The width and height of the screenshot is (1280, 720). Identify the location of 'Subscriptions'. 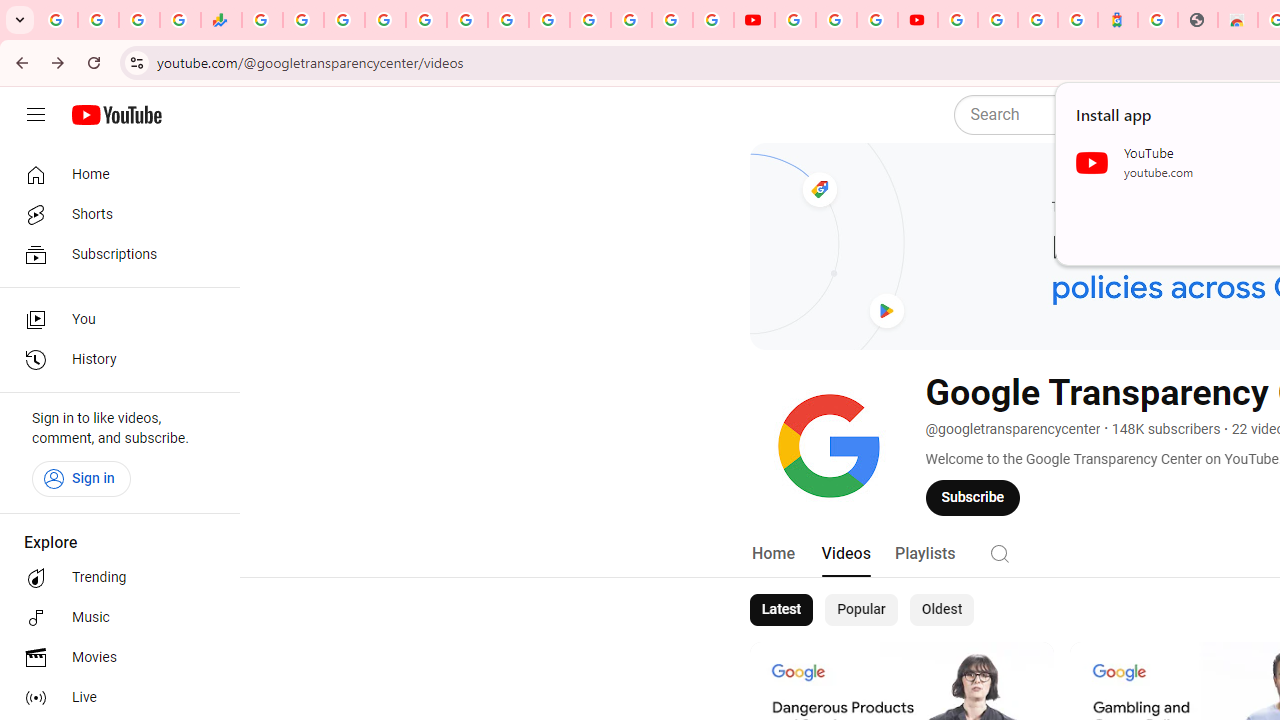
(112, 253).